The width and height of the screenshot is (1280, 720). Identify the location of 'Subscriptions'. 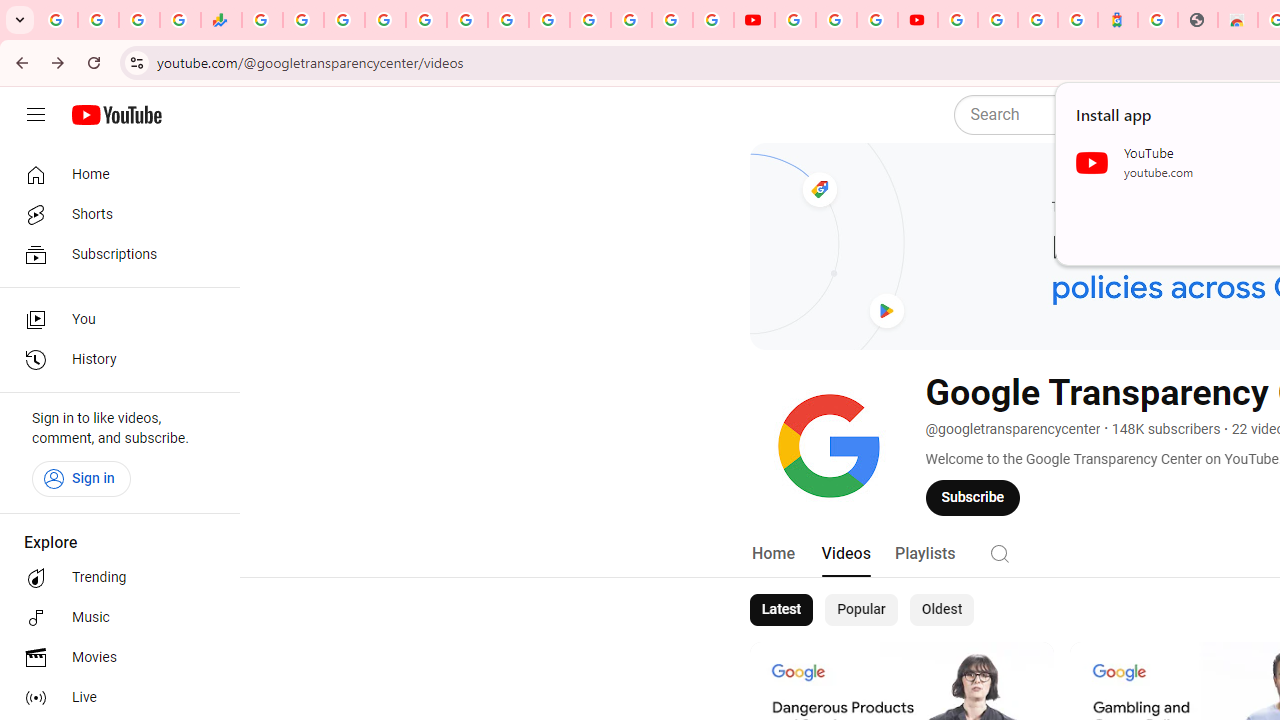
(112, 253).